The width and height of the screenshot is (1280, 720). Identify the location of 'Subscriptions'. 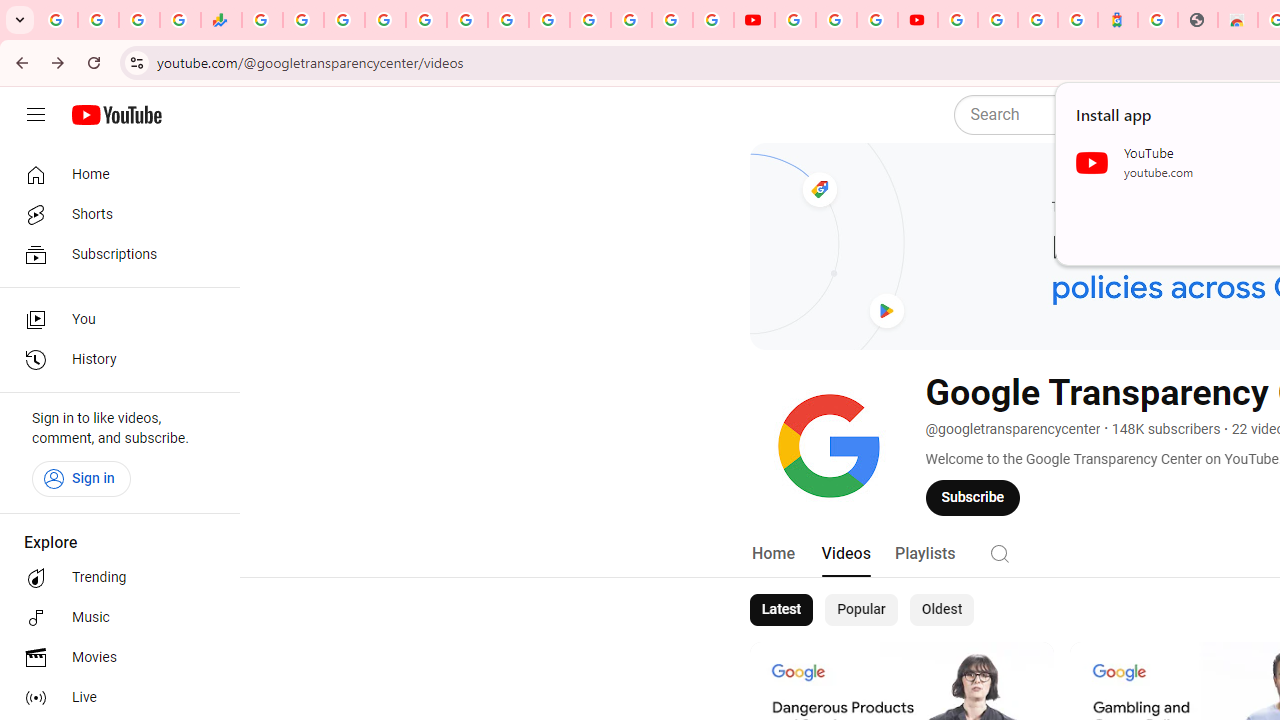
(112, 253).